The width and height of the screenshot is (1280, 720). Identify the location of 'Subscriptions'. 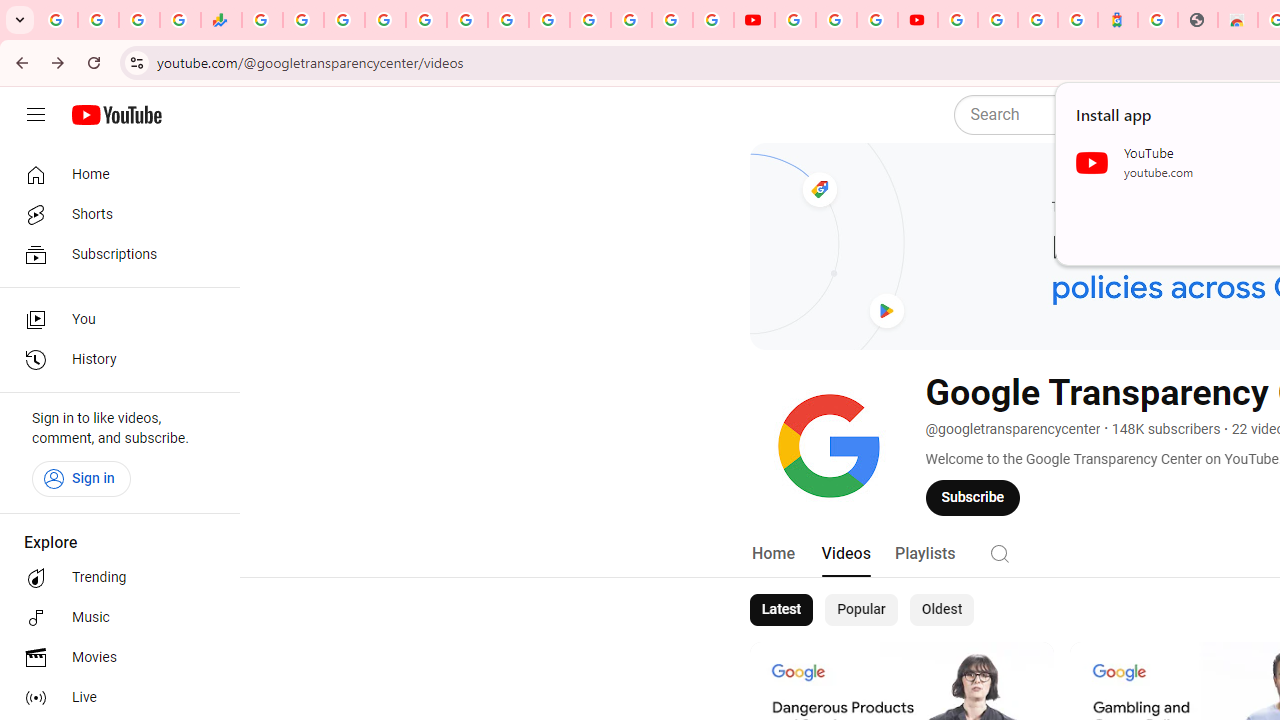
(112, 253).